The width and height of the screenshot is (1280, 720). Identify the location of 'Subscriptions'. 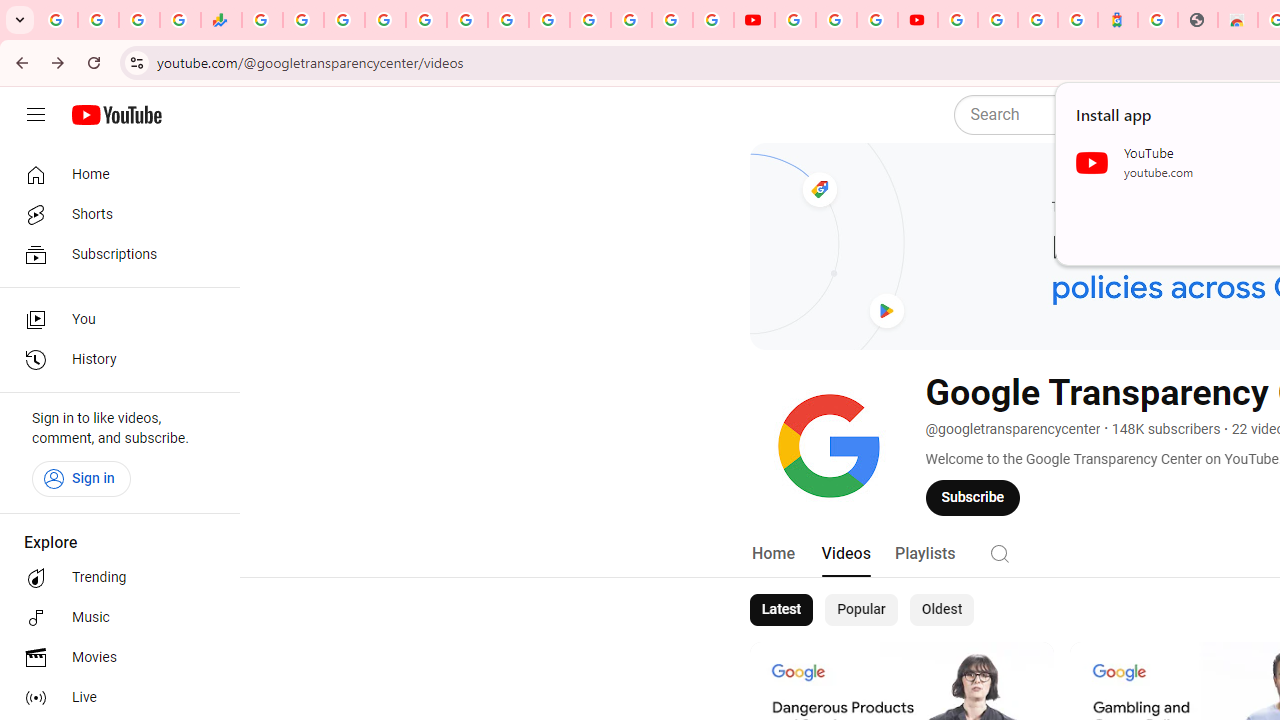
(112, 253).